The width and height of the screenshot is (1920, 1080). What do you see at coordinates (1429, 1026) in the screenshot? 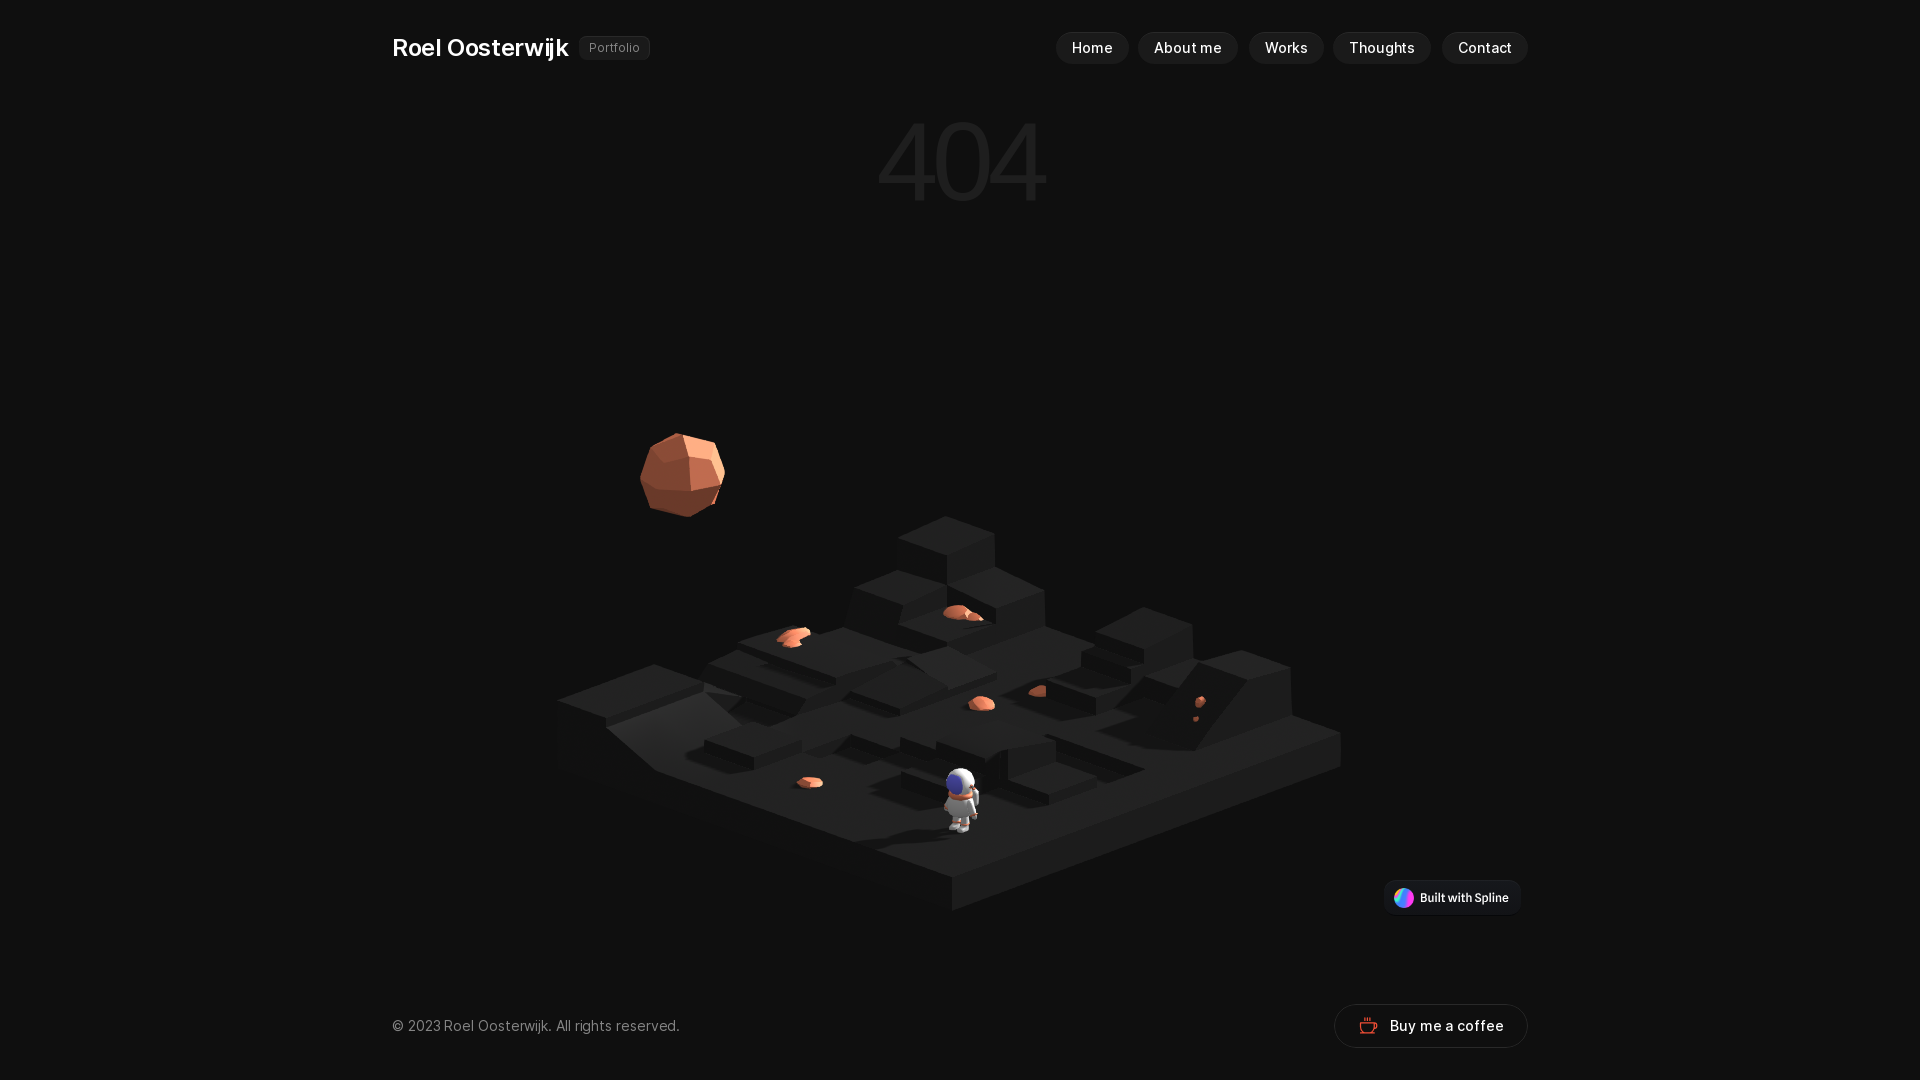
I see `'Buy me a coffee'` at bounding box center [1429, 1026].